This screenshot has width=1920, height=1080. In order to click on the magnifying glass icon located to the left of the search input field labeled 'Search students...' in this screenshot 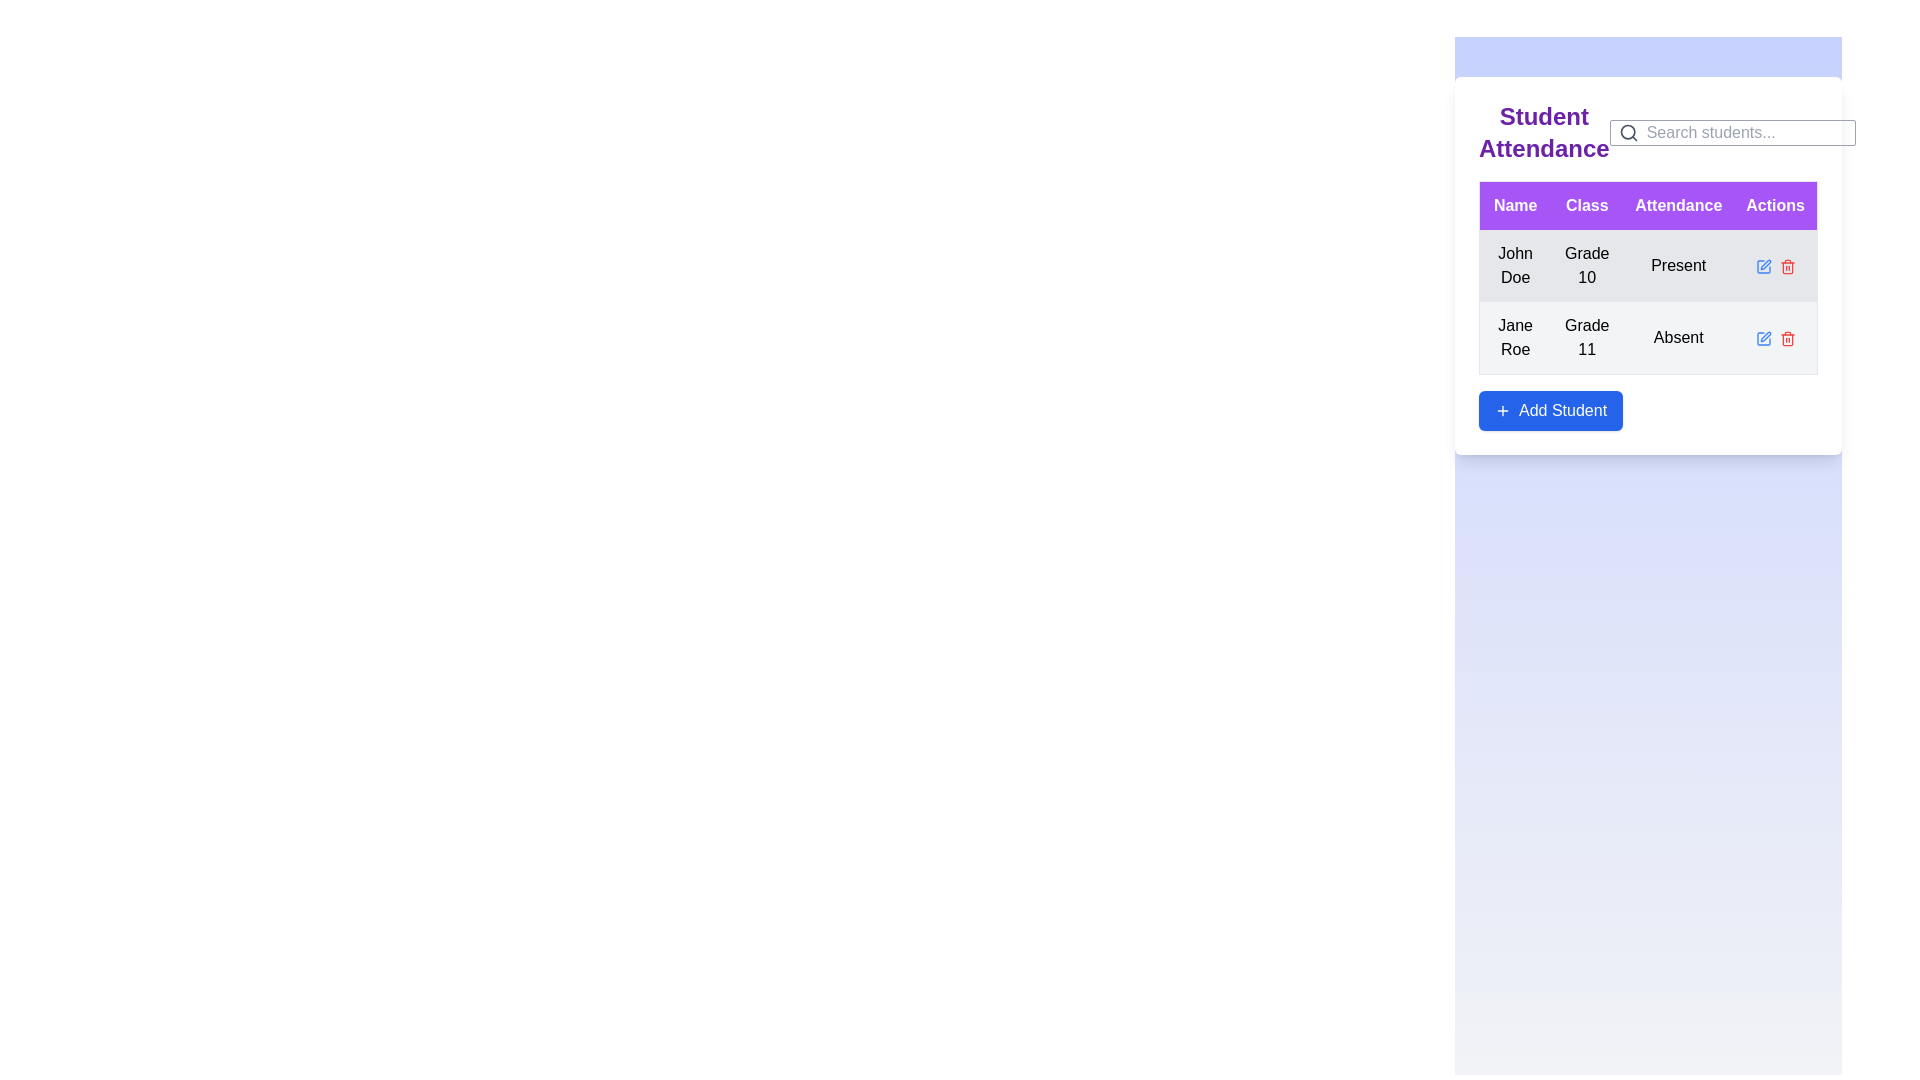, I will do `click(1628, 132)`.